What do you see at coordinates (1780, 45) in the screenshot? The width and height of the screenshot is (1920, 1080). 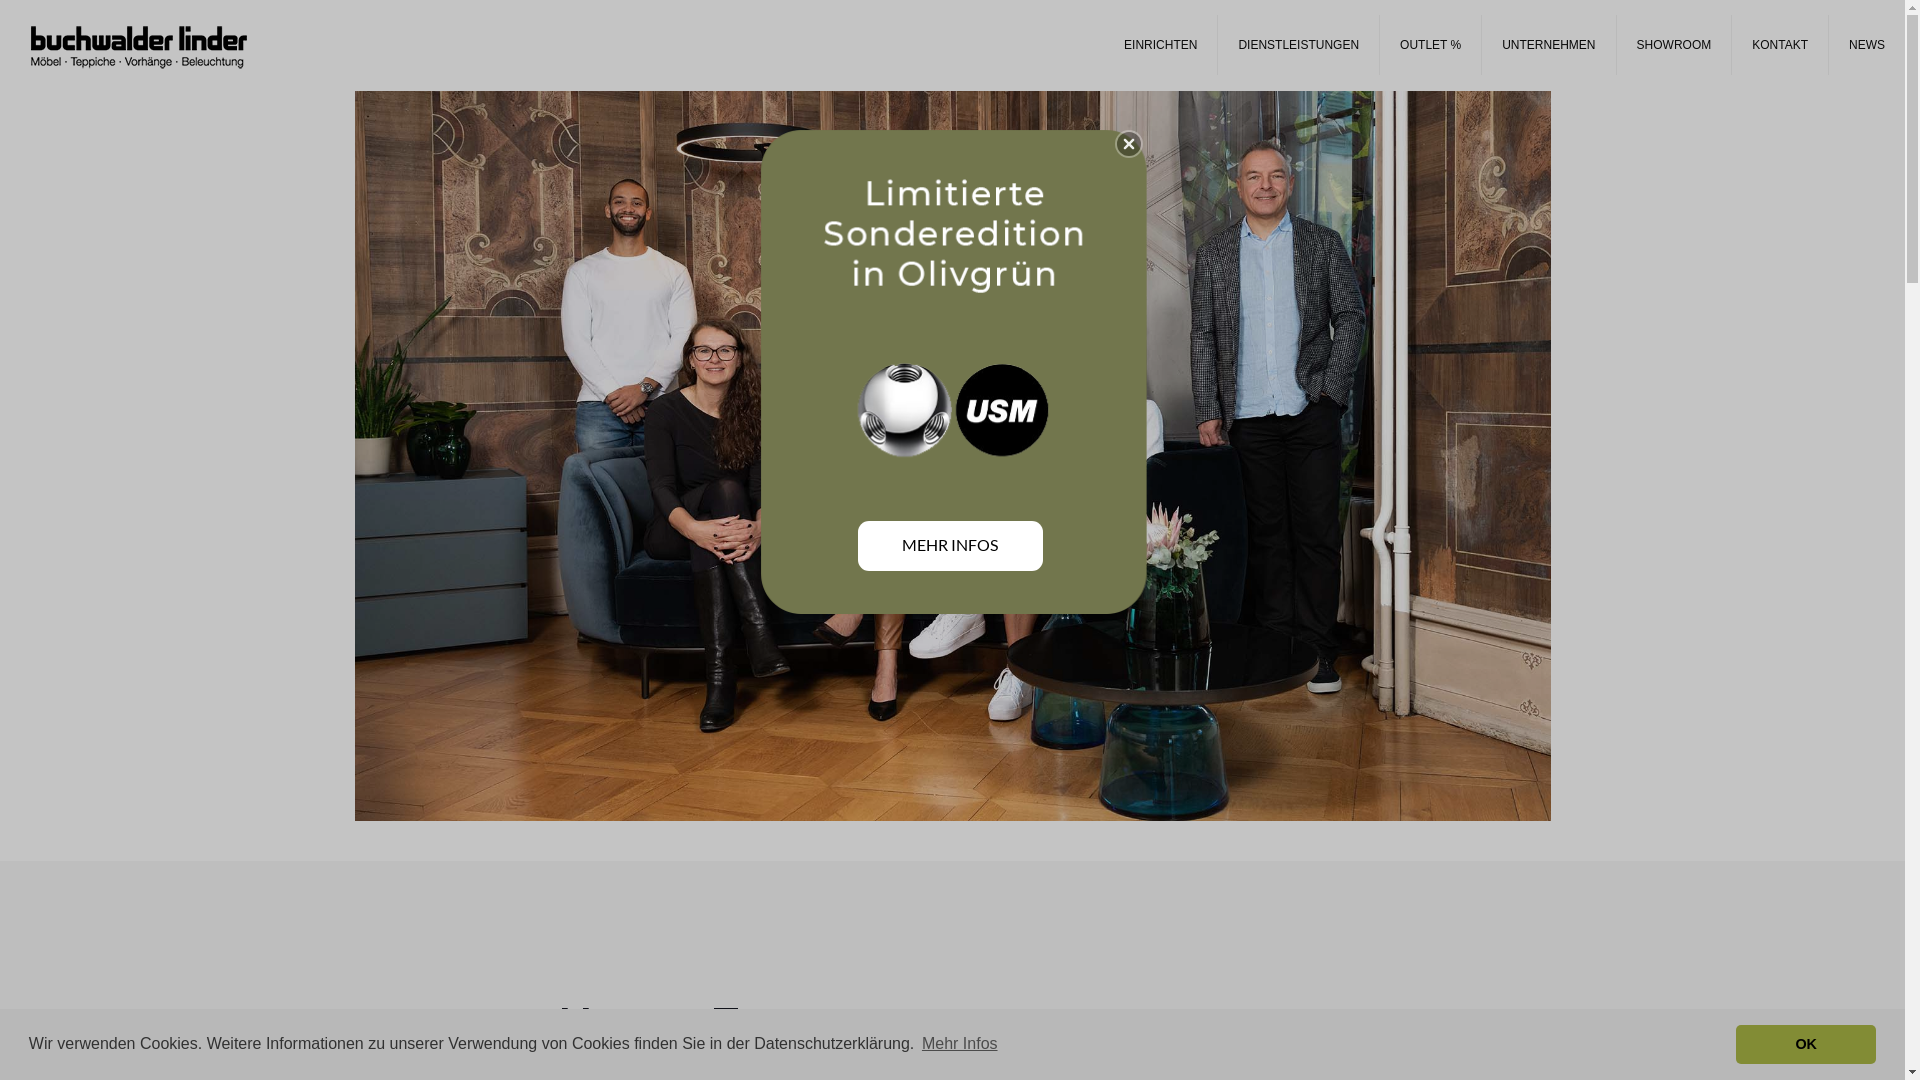 I see `'KONTAKT'` at bounding box center [1780, 45].